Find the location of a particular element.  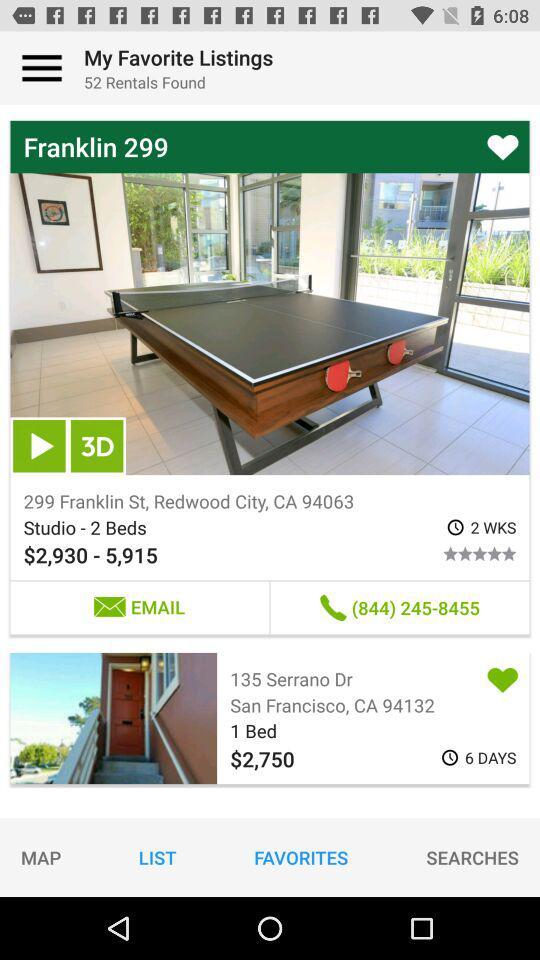

item below the franklin 299 item is located at coordinates (39, 446).